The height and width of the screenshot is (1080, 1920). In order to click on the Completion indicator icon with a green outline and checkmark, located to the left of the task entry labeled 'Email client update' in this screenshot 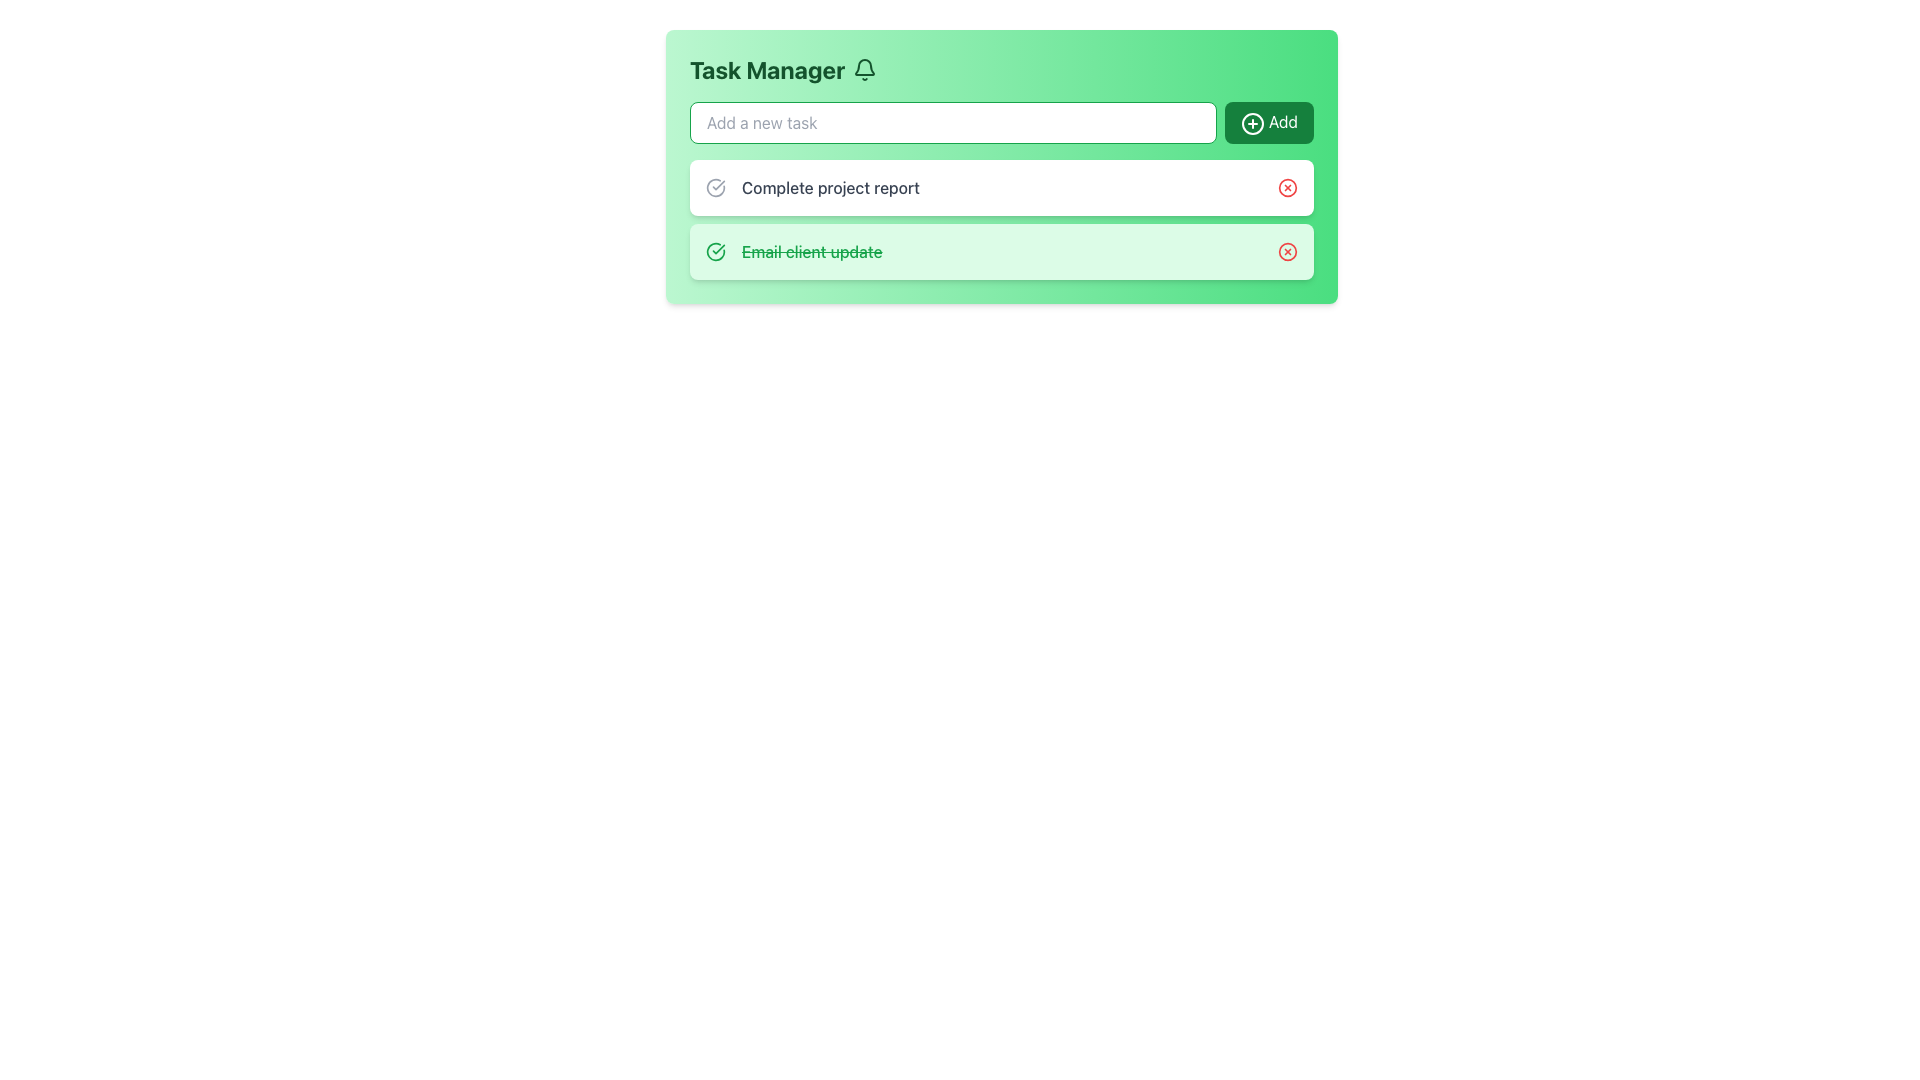, I will do `click(715, 250)`.